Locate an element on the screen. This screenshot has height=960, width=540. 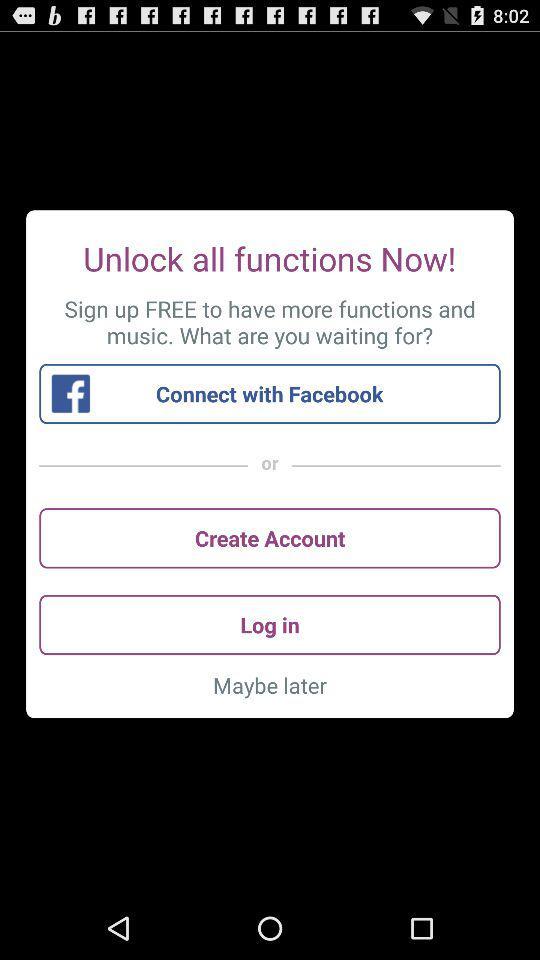
the icon below the log in is located at coordinates (270, 685).